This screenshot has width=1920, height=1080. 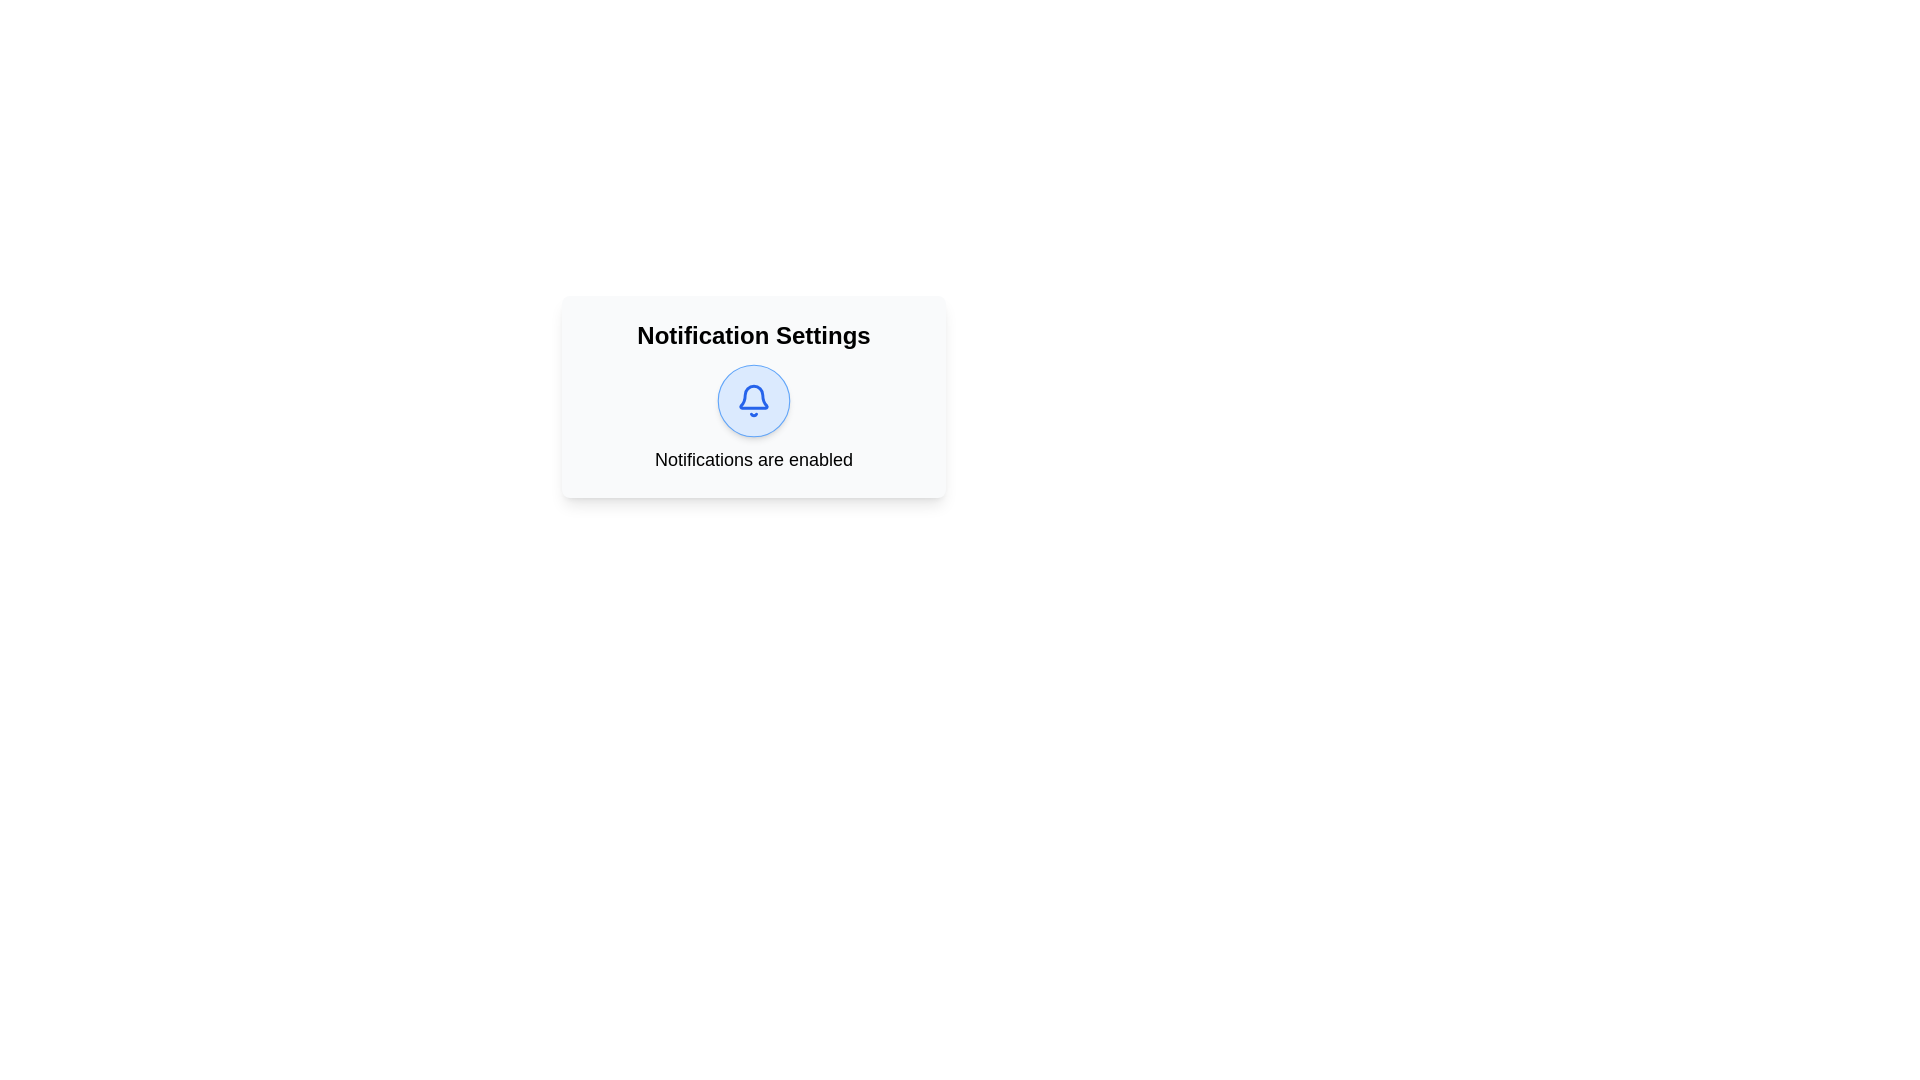 I want to click on the notification toggle button to change its state, so click(x=752, y=401).